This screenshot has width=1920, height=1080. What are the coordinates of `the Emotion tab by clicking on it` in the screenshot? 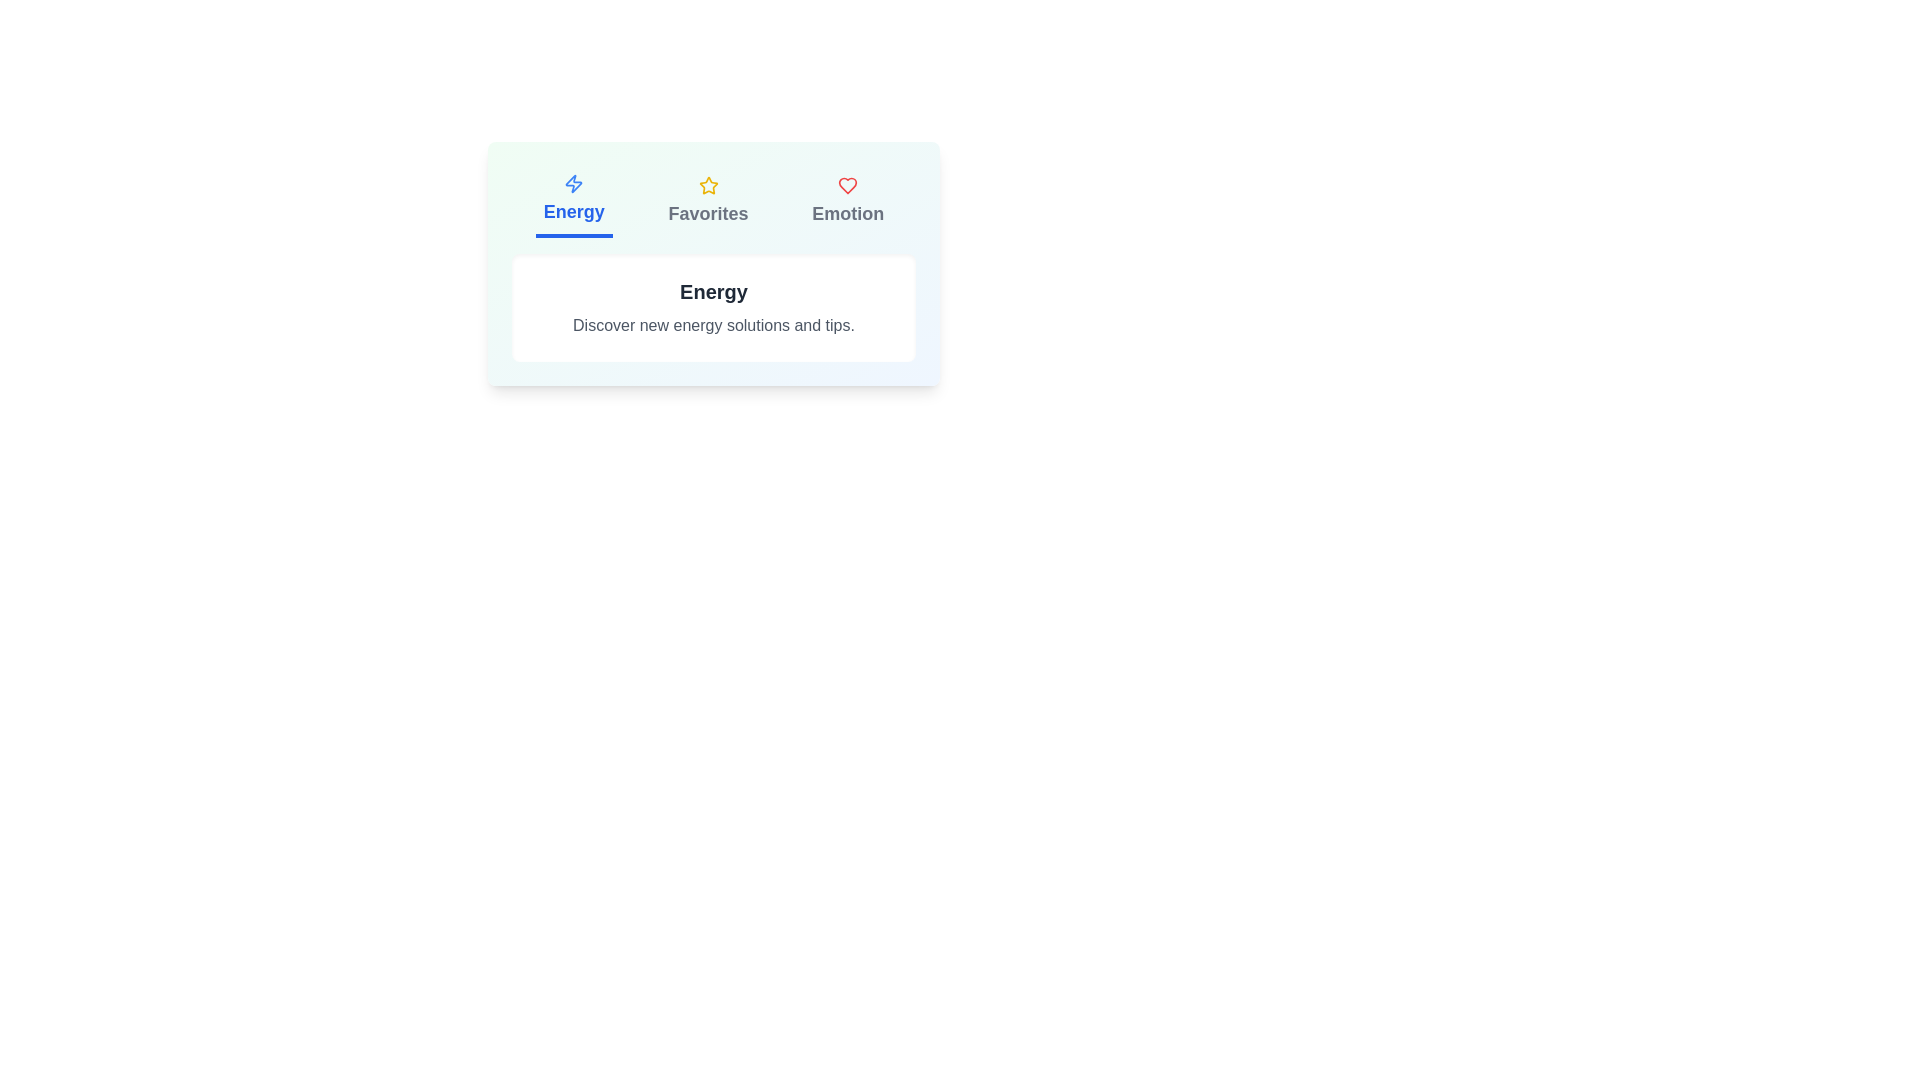 It's located at (848, 201).